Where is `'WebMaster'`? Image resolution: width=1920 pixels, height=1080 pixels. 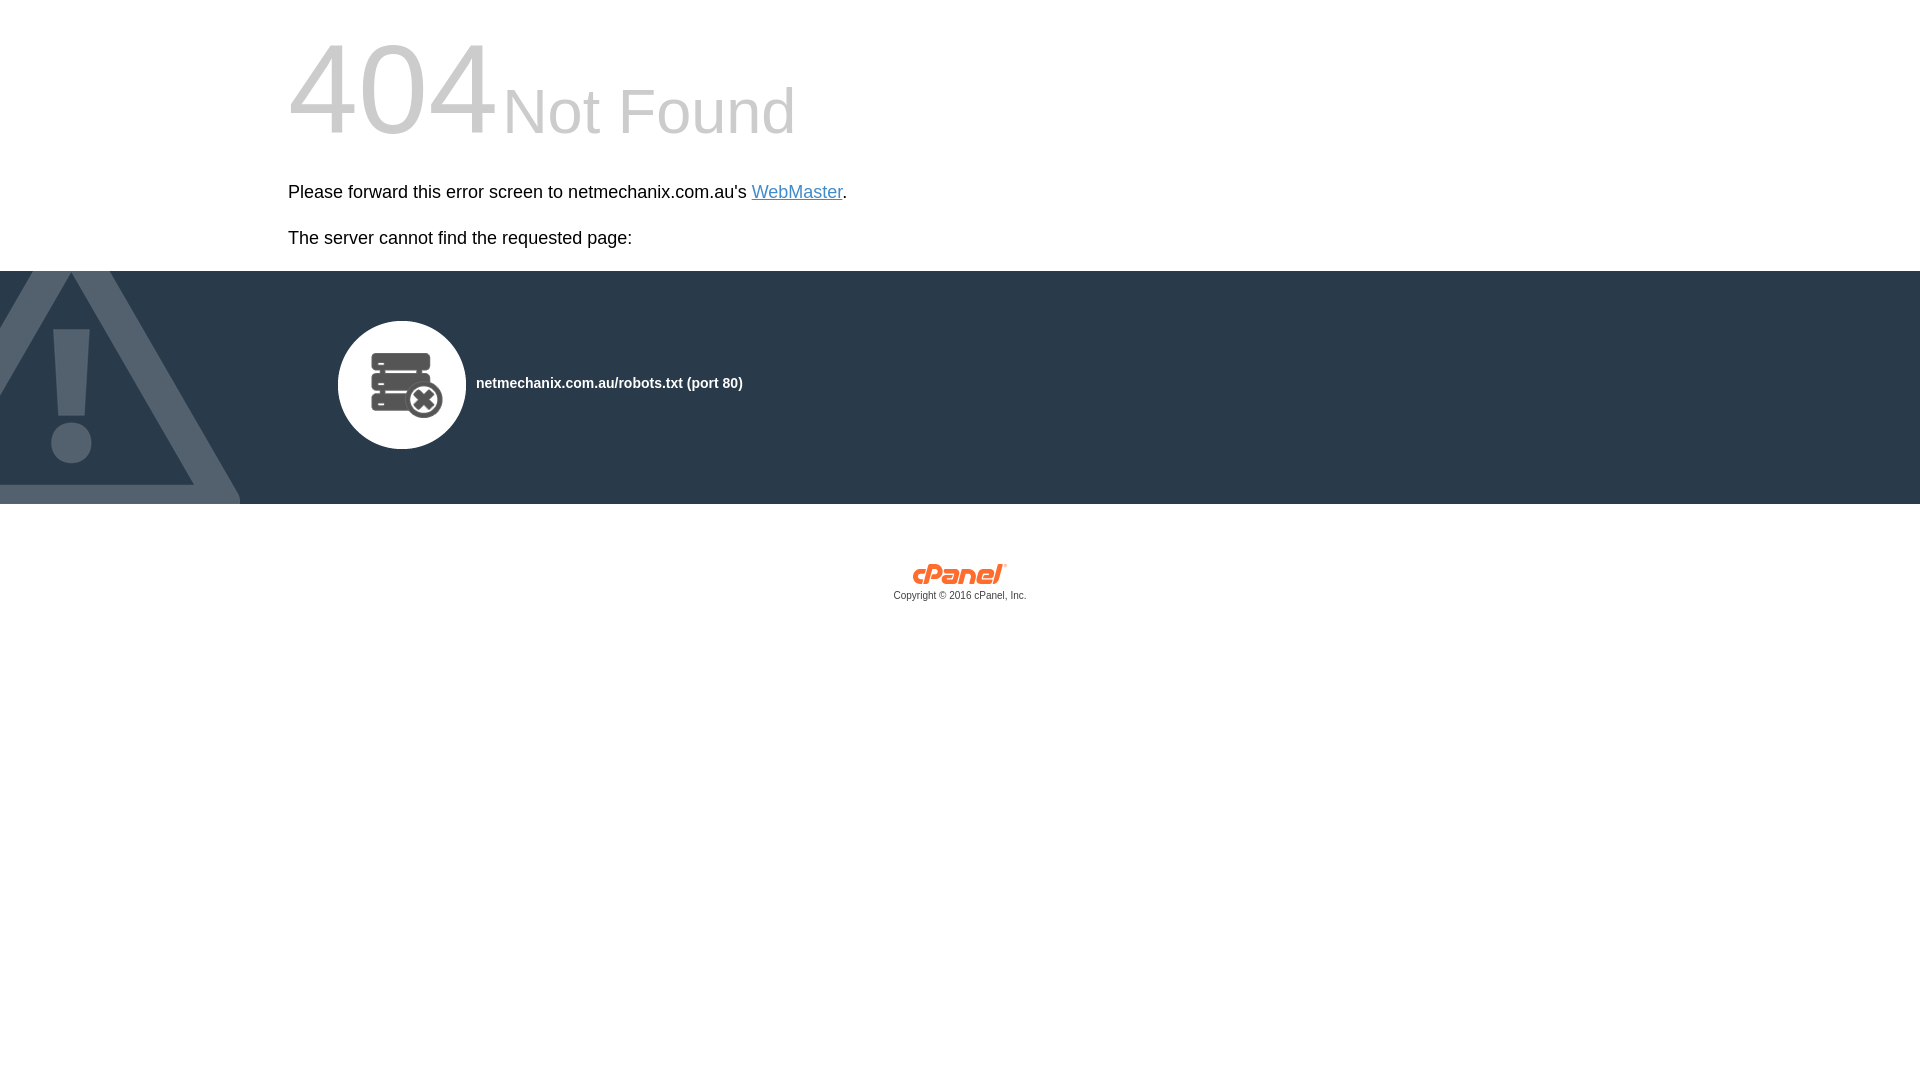 'WebMaster' is located at coordinates (751, 192).